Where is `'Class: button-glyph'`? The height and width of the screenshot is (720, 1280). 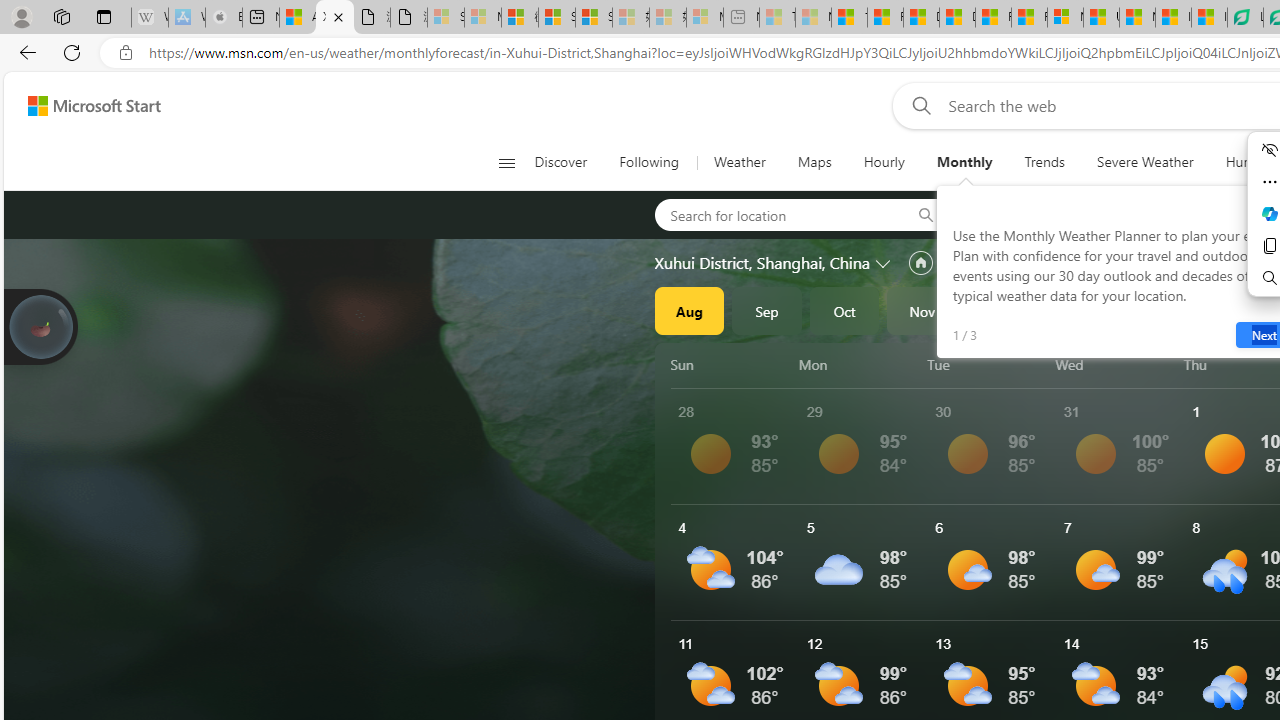
'Class: button-glyph' is located at coordinates (506, 162).